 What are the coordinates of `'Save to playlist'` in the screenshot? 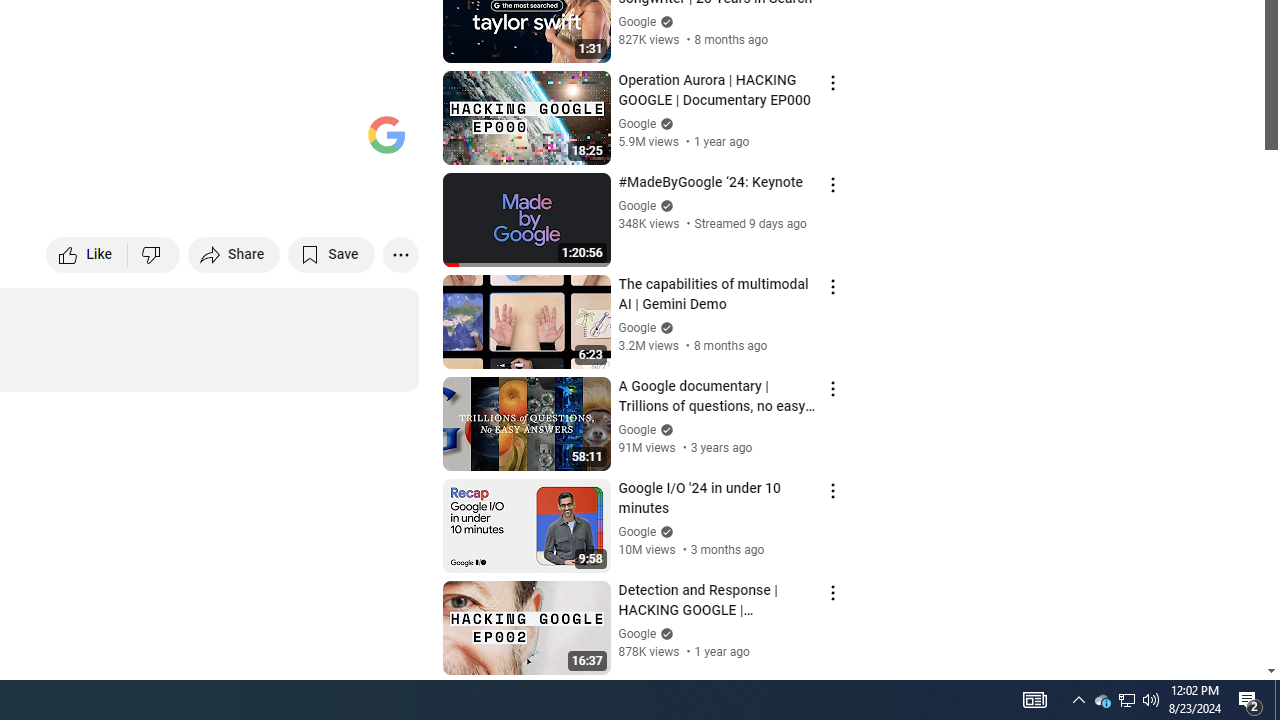 It's located at (331, 253).